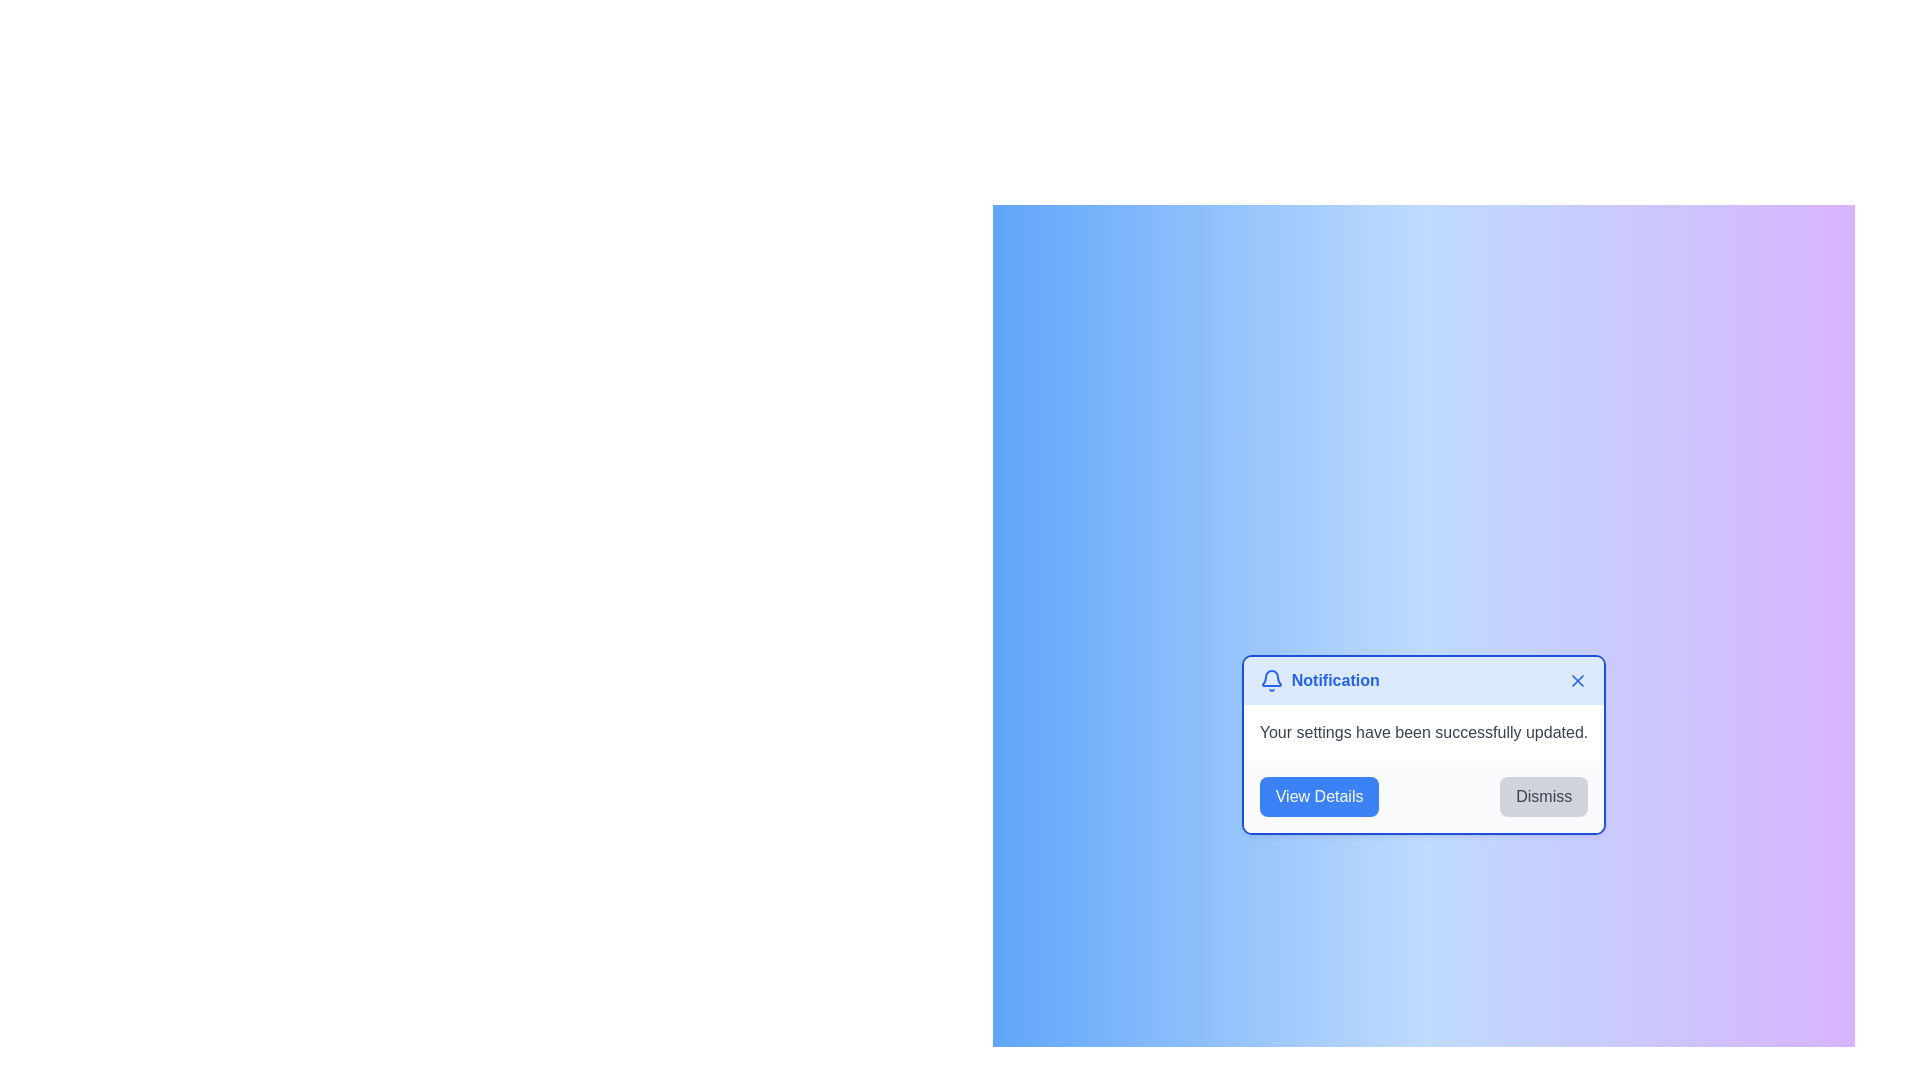 The width and height of the screenshot is (1920, 1080). Describe the element at coordinates (1577, 680) in the screenshot. I see `the close button icon located at the upper-right corner of the notification dialog to dismiss the notification` at that location.